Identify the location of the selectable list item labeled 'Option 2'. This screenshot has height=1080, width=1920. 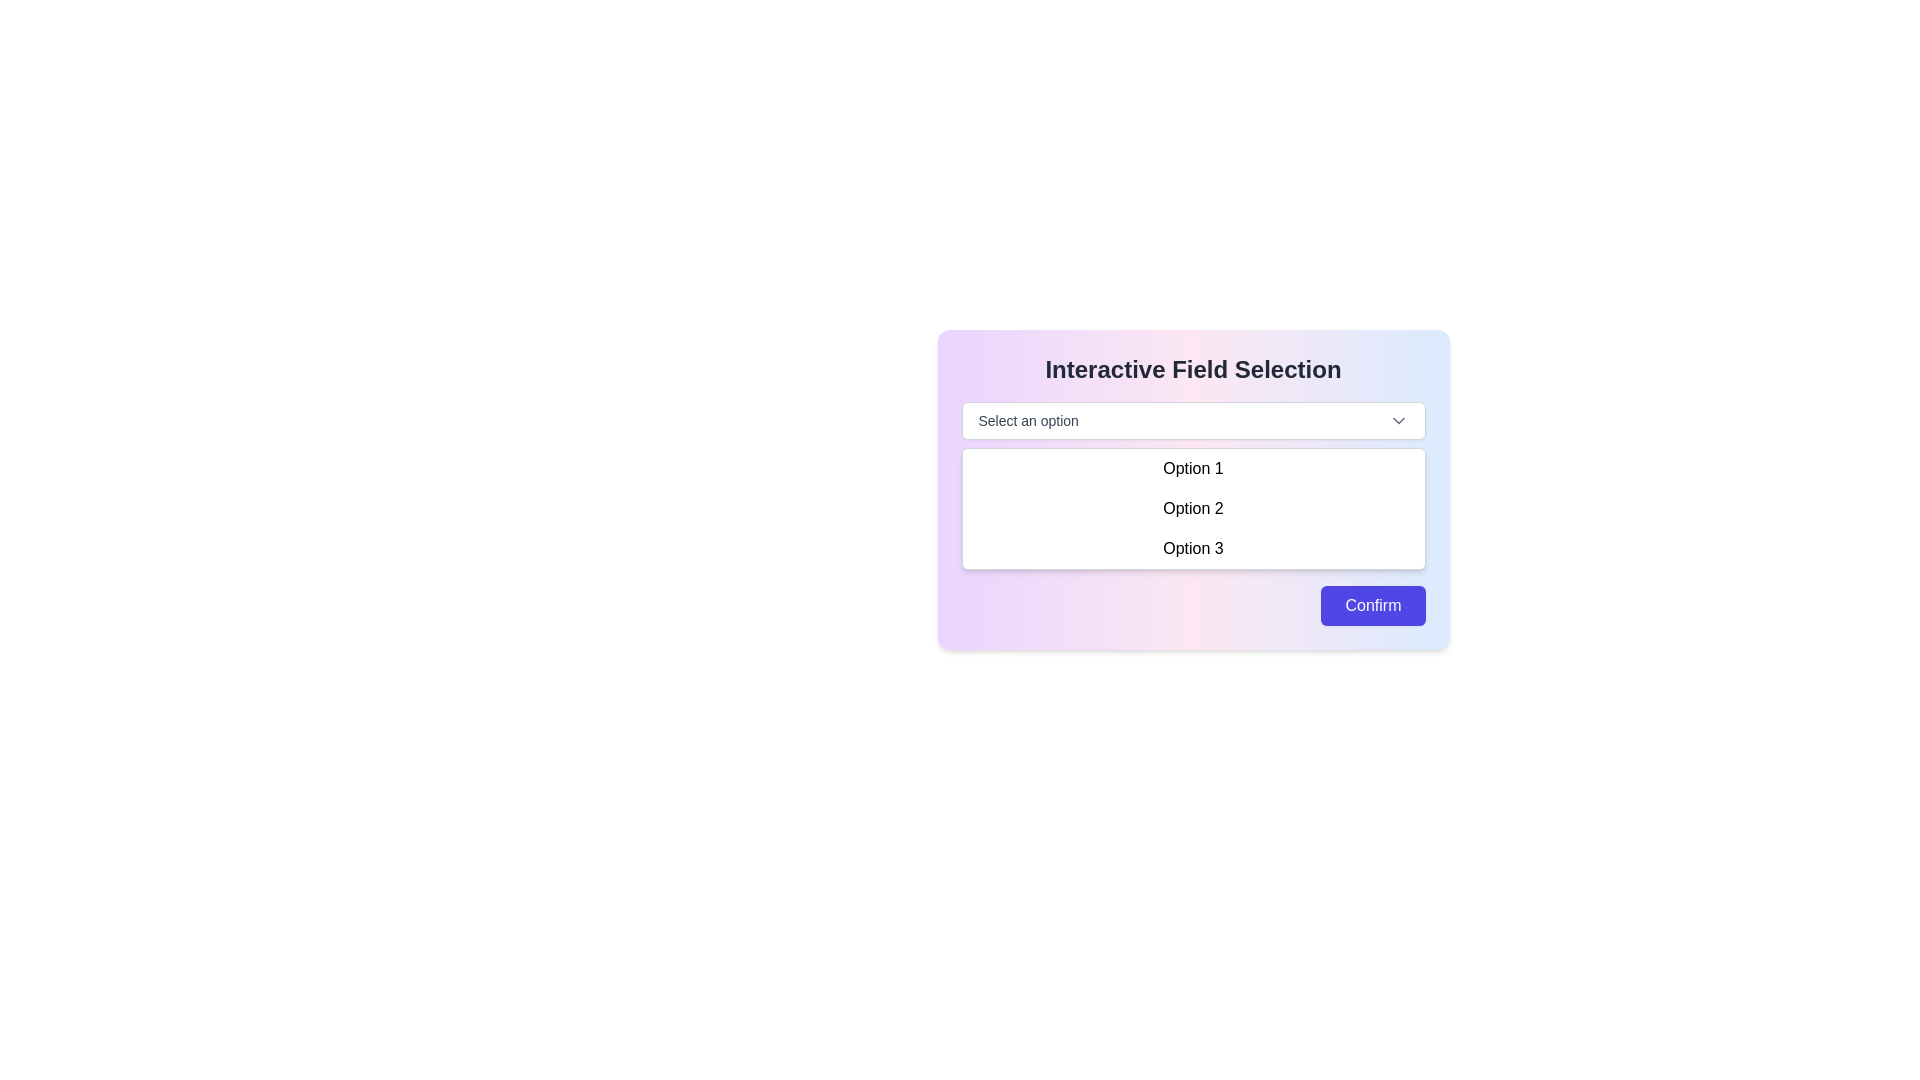
(1193, 508).